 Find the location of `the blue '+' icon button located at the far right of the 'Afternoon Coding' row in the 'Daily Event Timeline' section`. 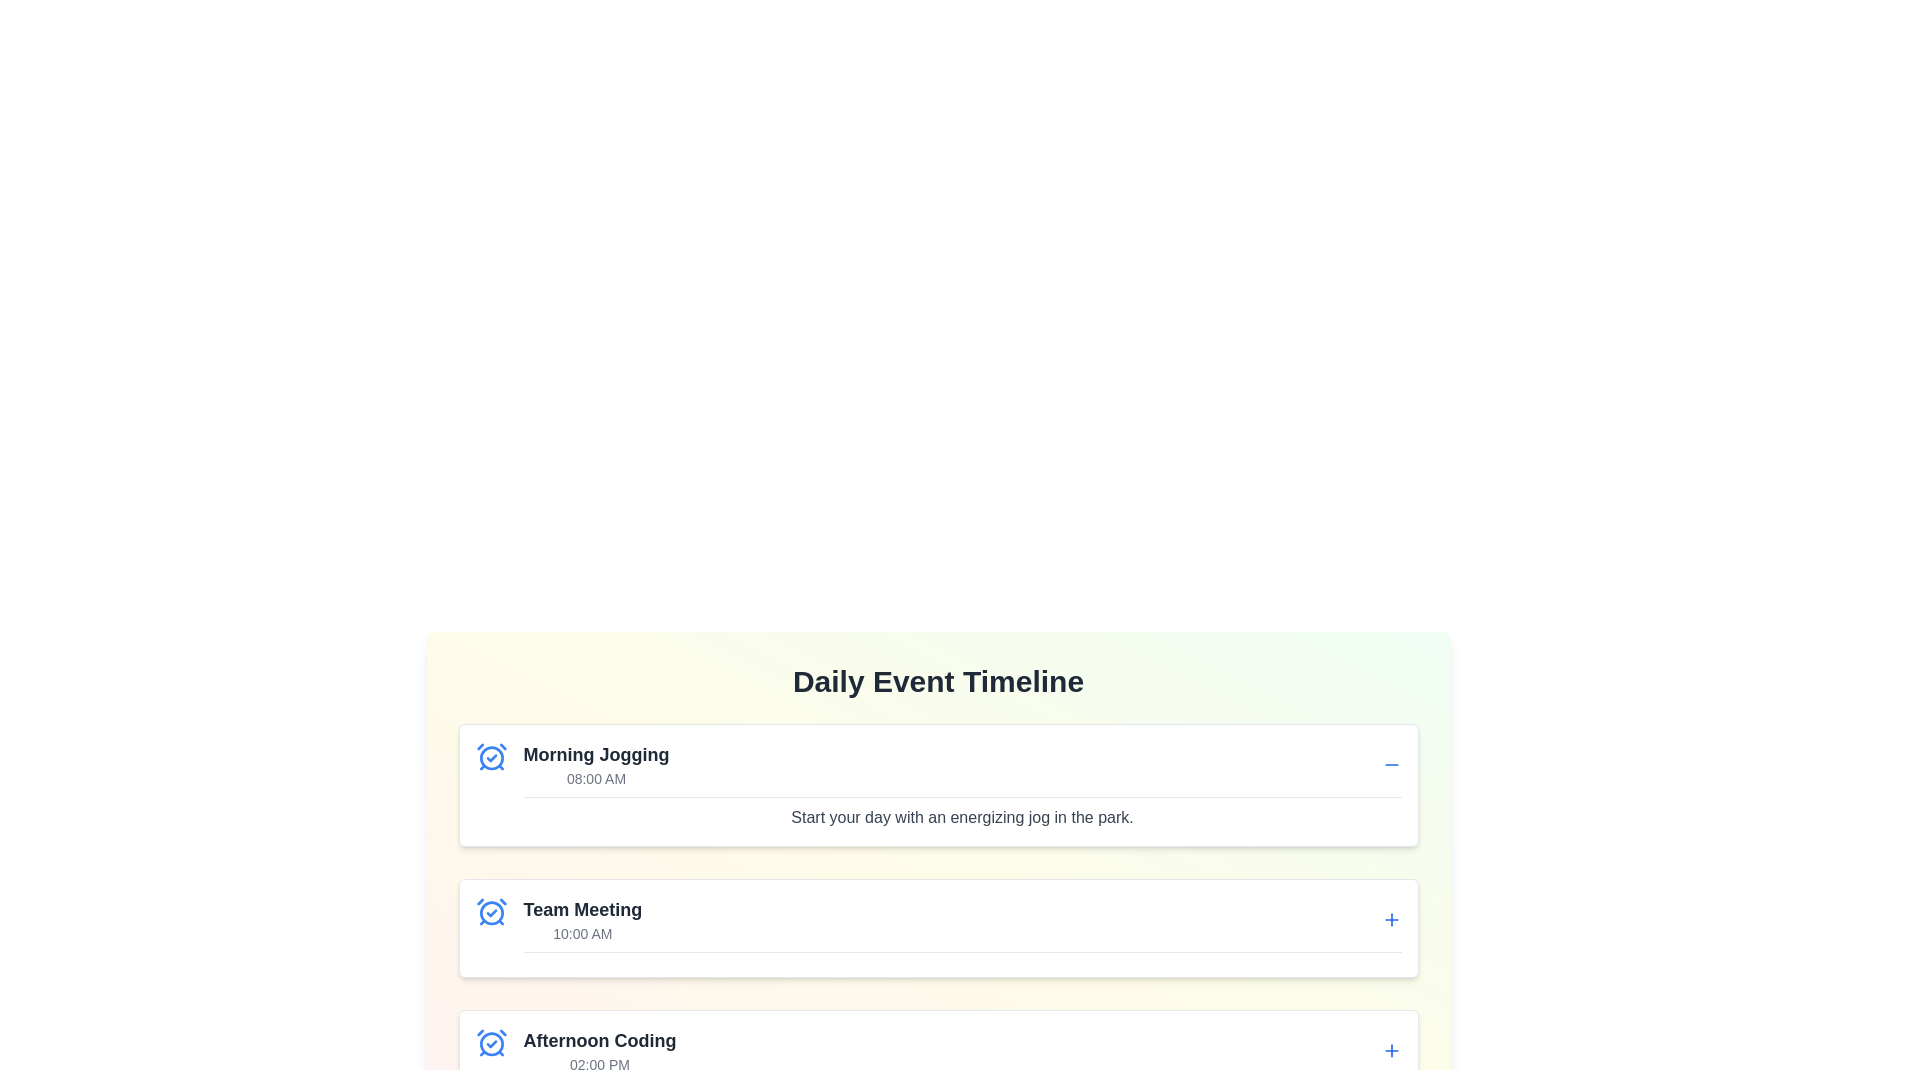

the blue '+' icon button located at the far right of the 'Afternoon Coding' row in the 'Daily Event Timeline' section is located at coordinates (1390, 1049).